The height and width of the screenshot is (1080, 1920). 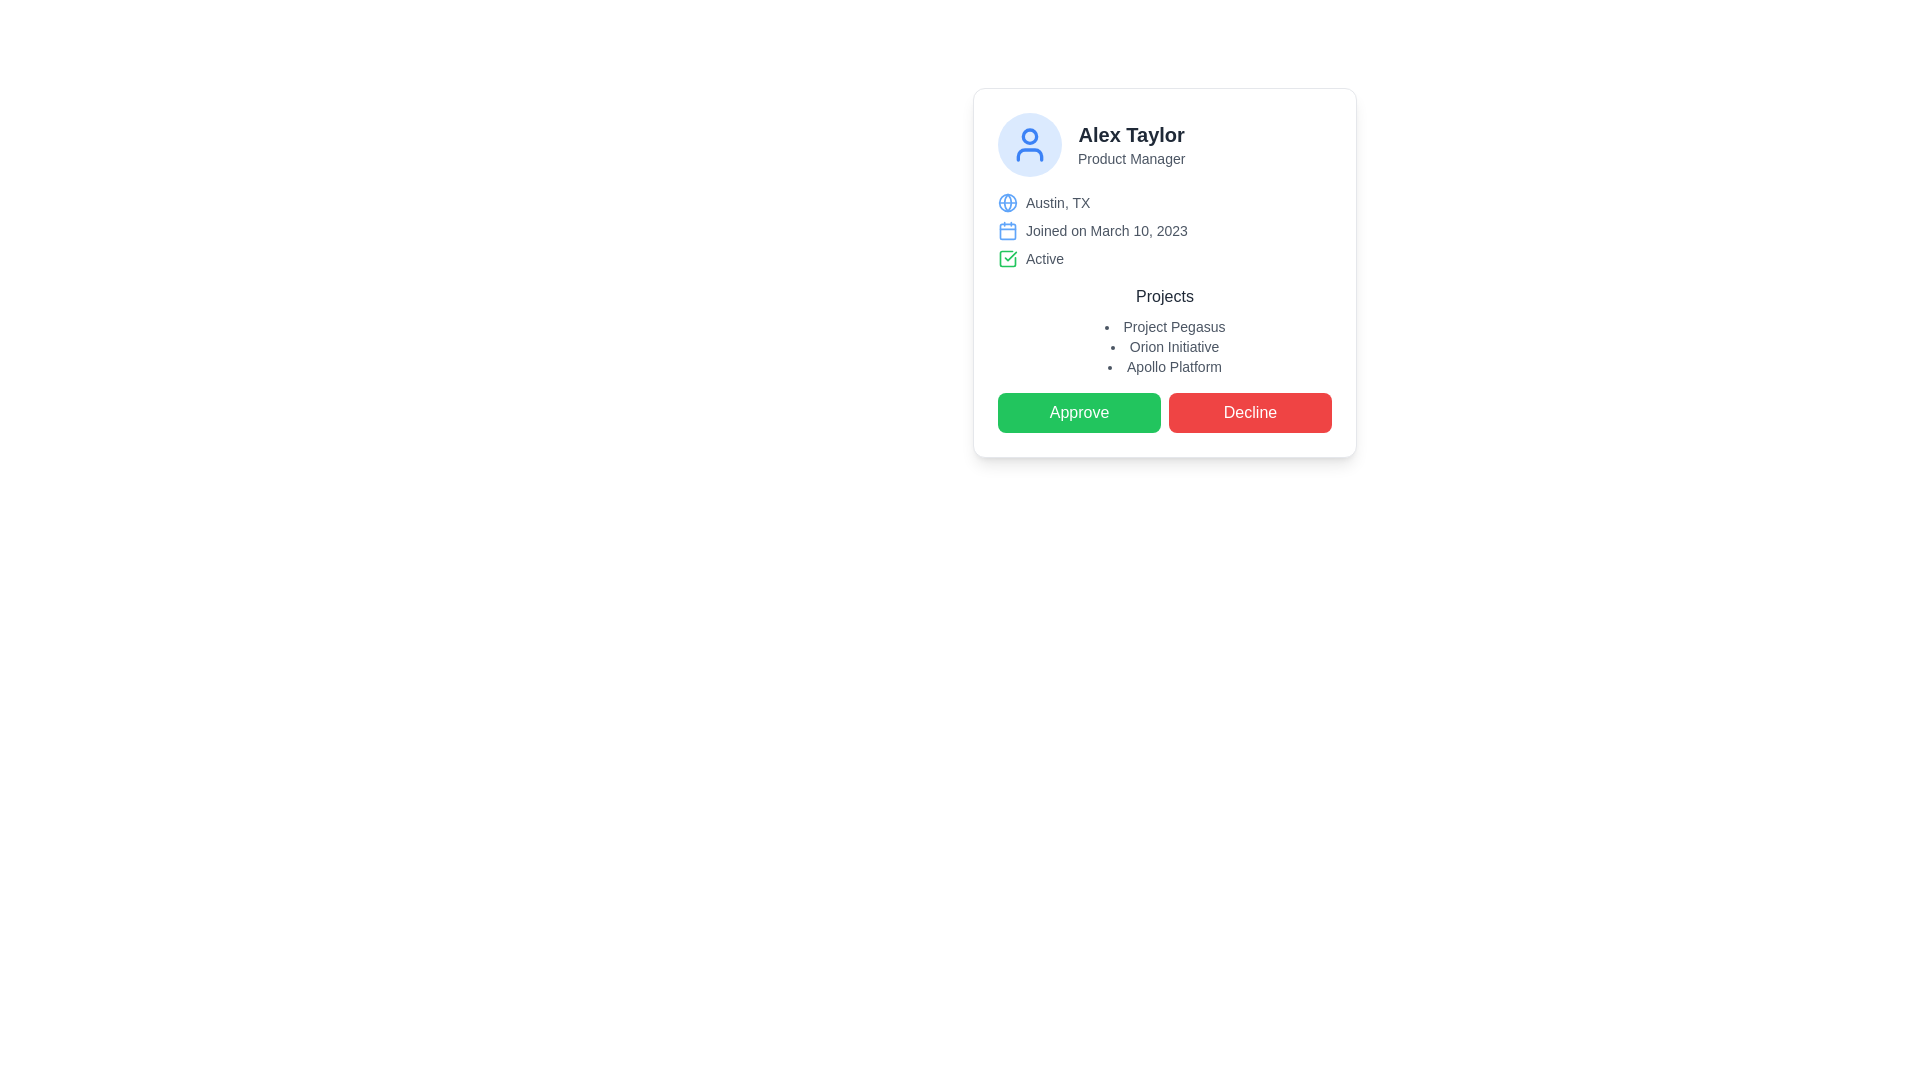 What do you see at coordinates (1131, 135) in the screenshot?
I see `the Text label displaying the name of the individual associated with the card, located at the top of the rectangular card` at bounding box center [1131, 135].